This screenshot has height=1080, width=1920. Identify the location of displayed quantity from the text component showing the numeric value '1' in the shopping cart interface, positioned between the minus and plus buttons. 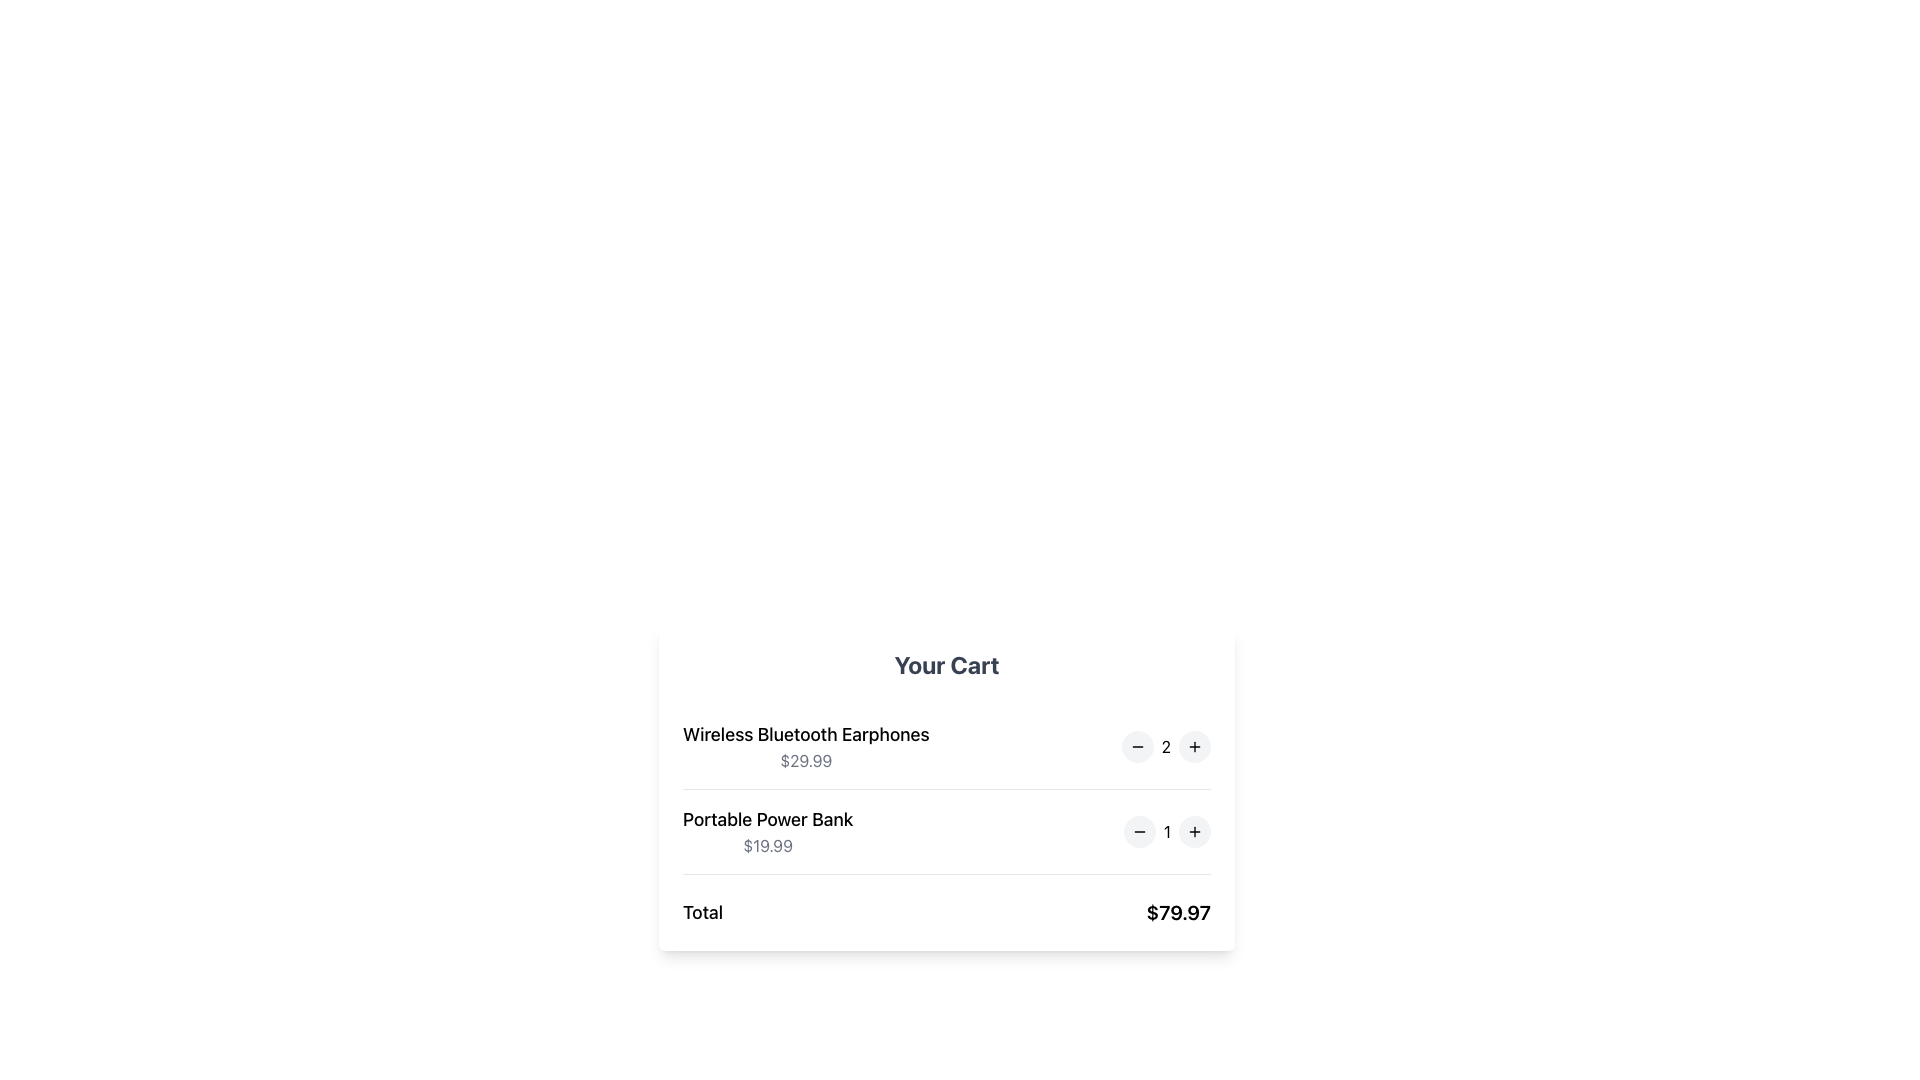
(1167, 832).